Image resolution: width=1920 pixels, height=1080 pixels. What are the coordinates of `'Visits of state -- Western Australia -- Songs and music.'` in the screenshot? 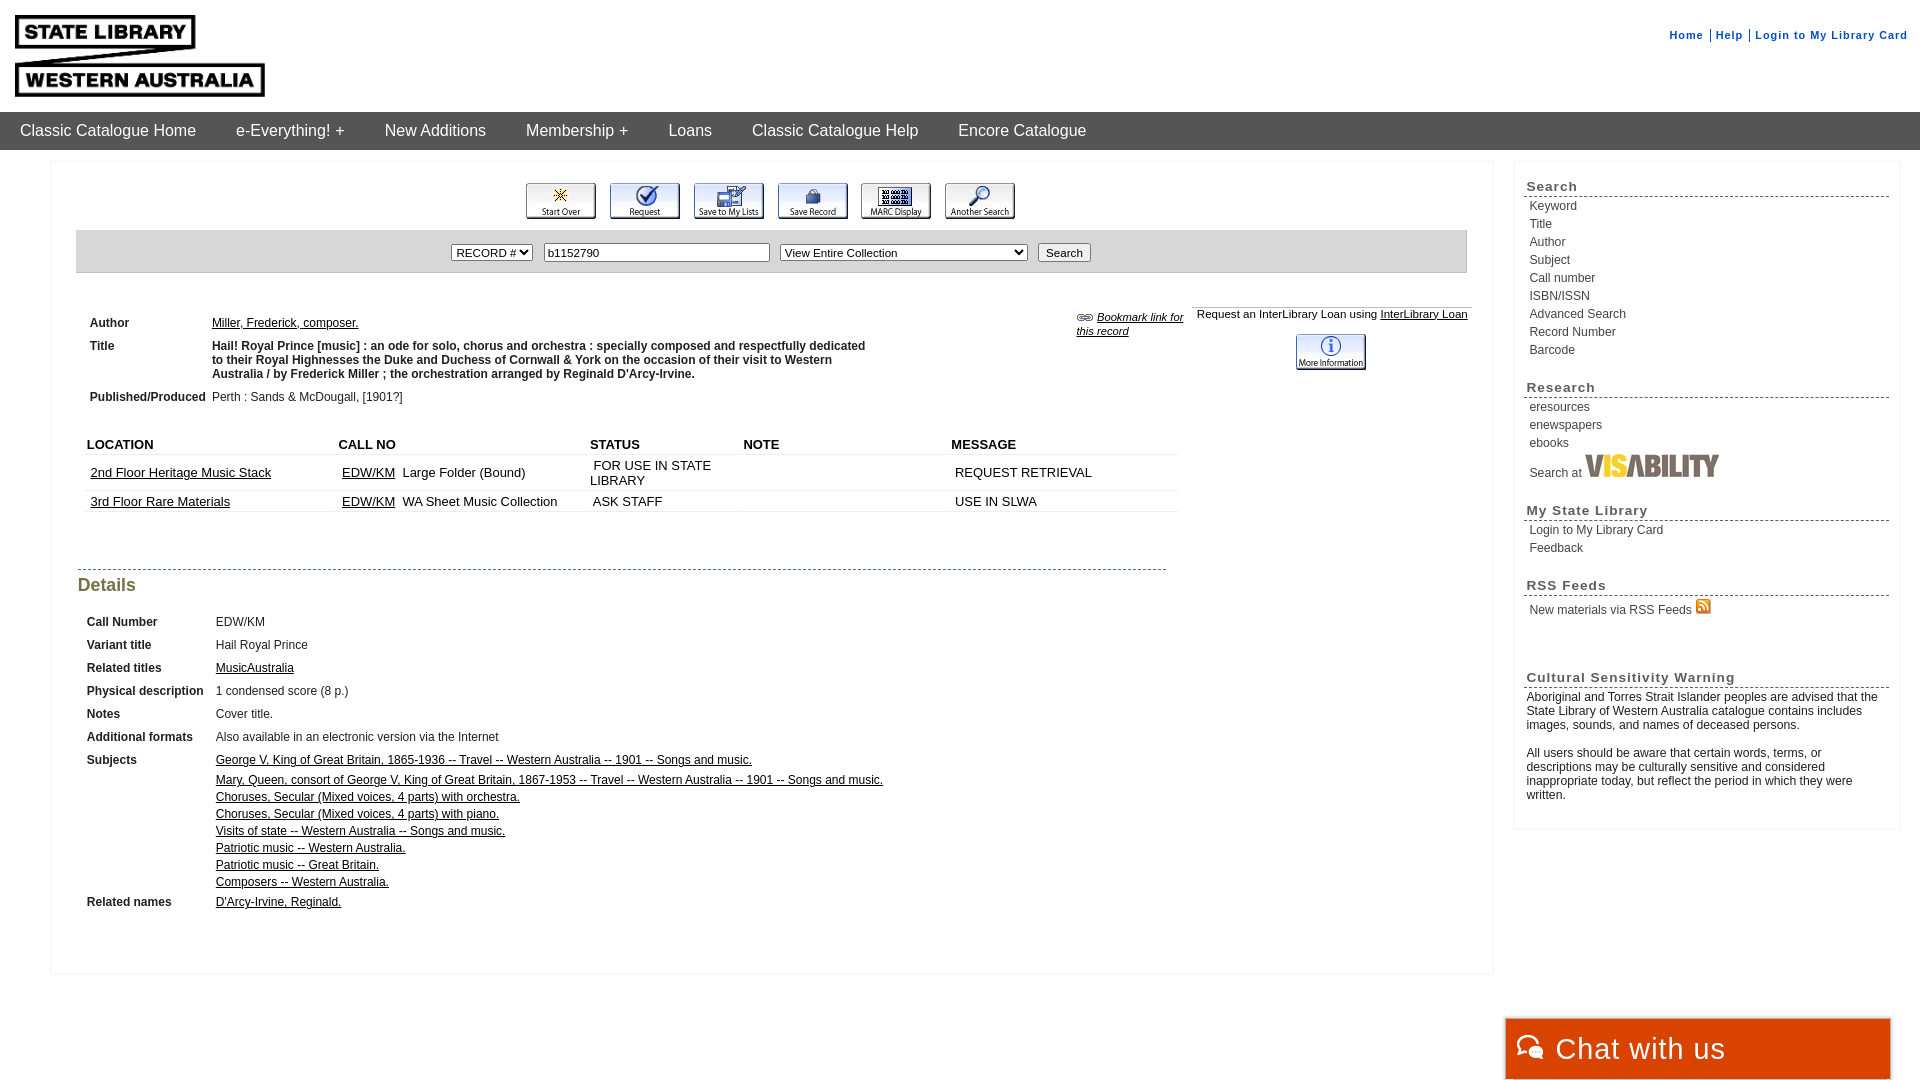 It's located at (360, 830).